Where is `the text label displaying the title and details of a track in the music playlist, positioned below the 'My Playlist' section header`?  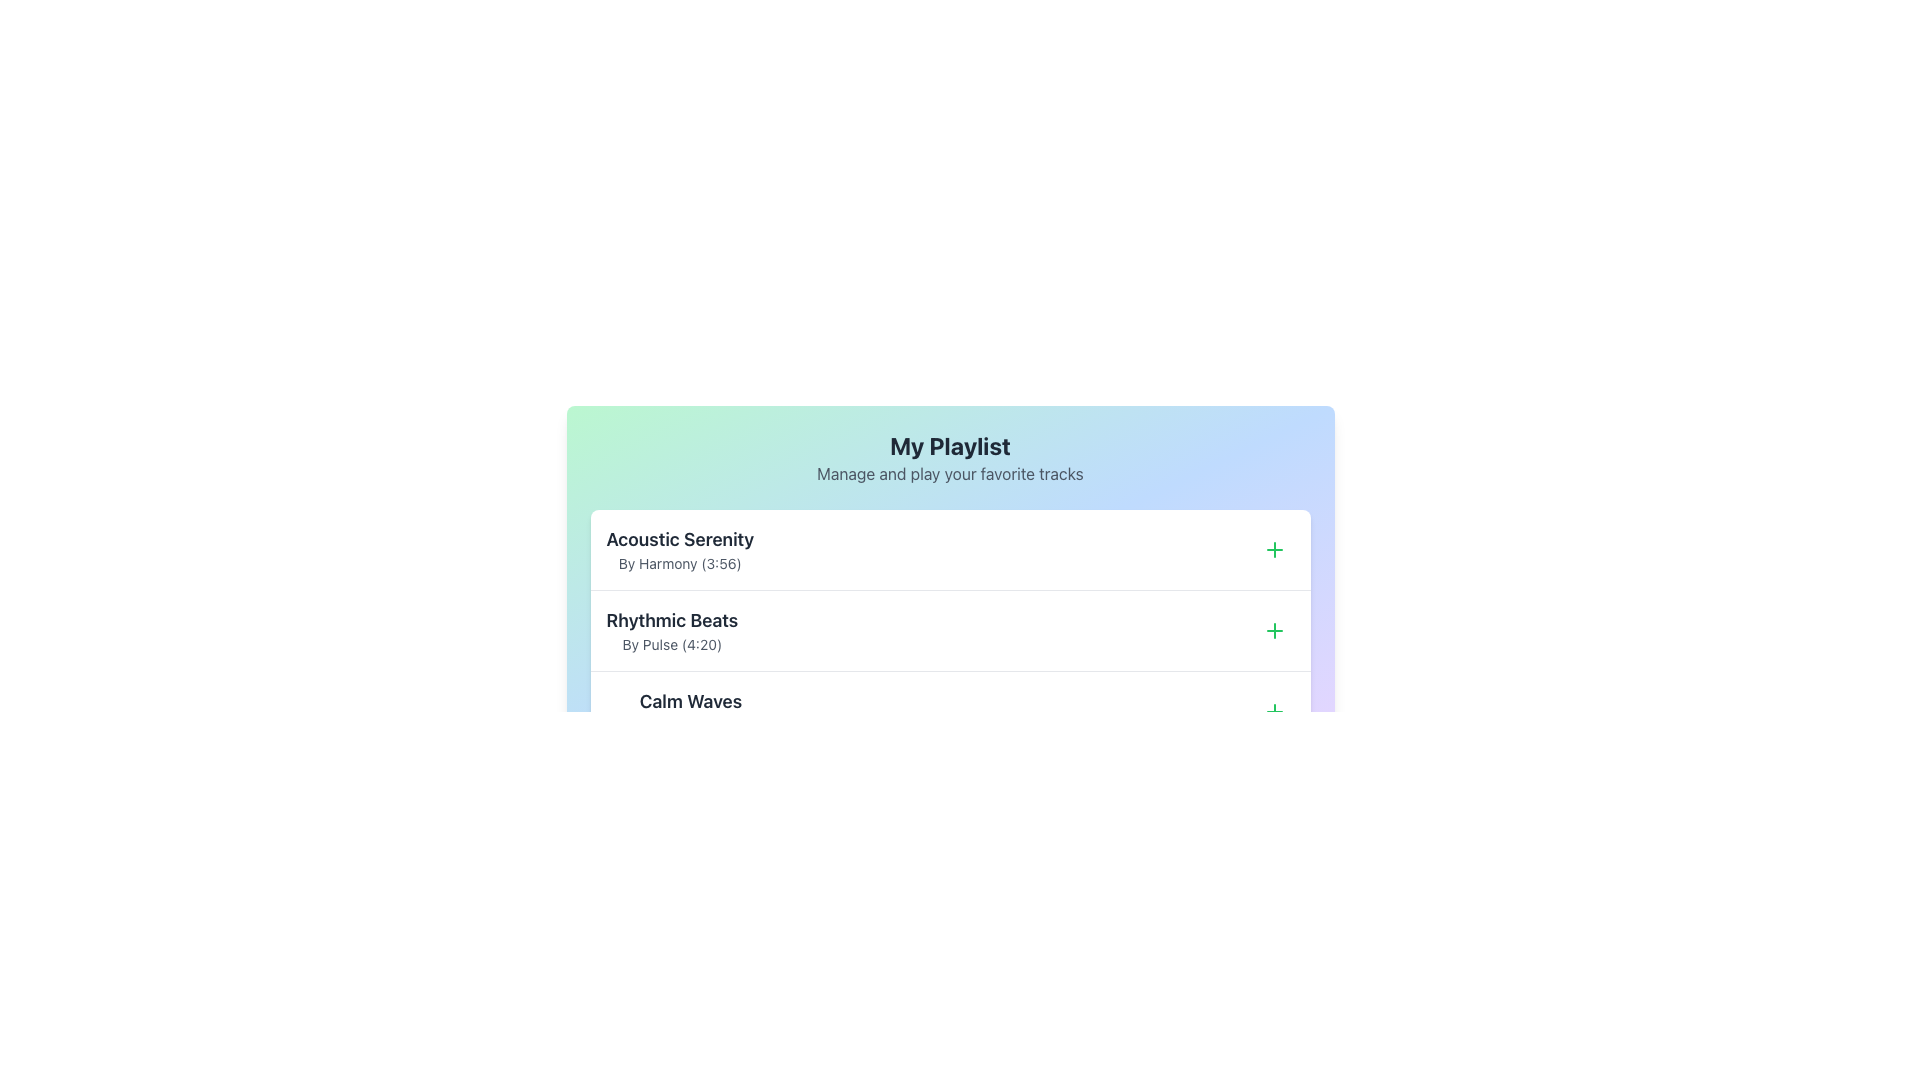
the text label displaying the title and details of a track in the music playlist, positioned below the 'My Playlist' section header is located at coordinates (680, 550).